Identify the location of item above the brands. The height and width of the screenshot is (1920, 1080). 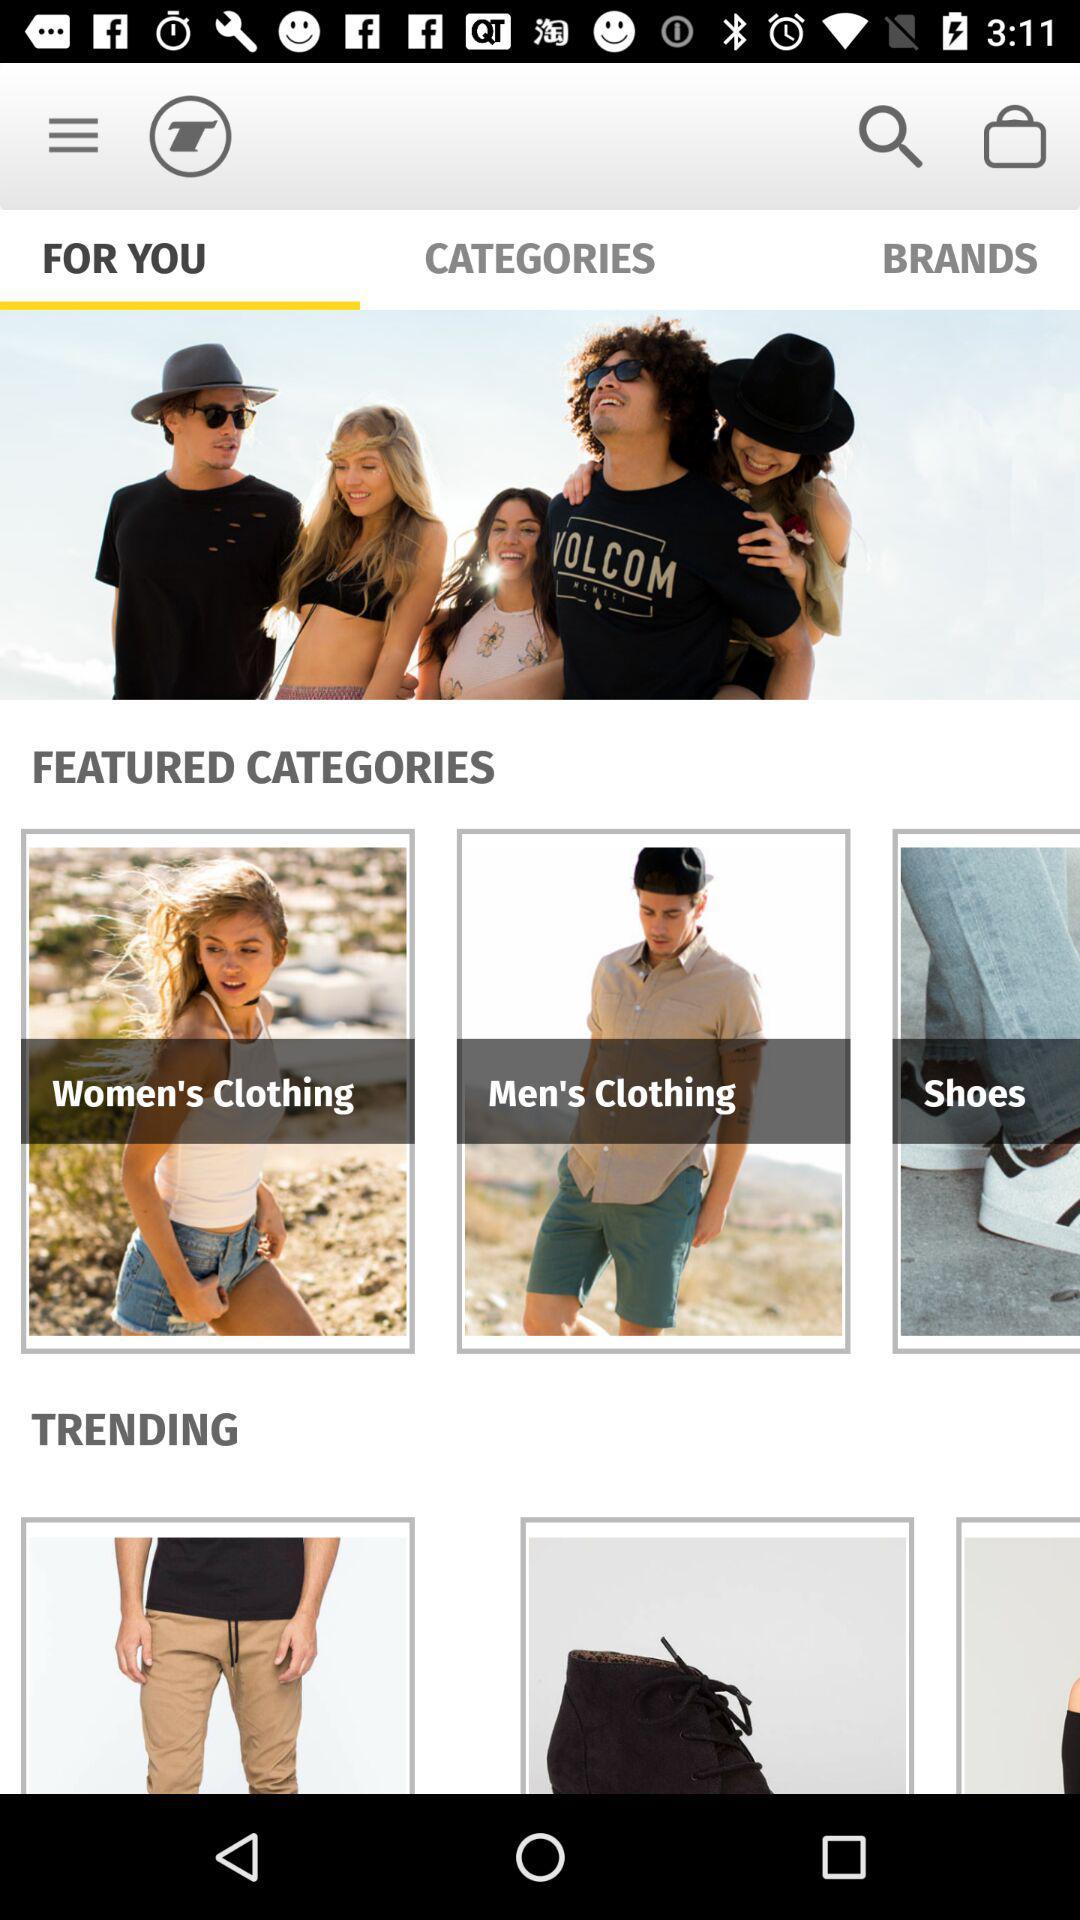
(1017, 135).